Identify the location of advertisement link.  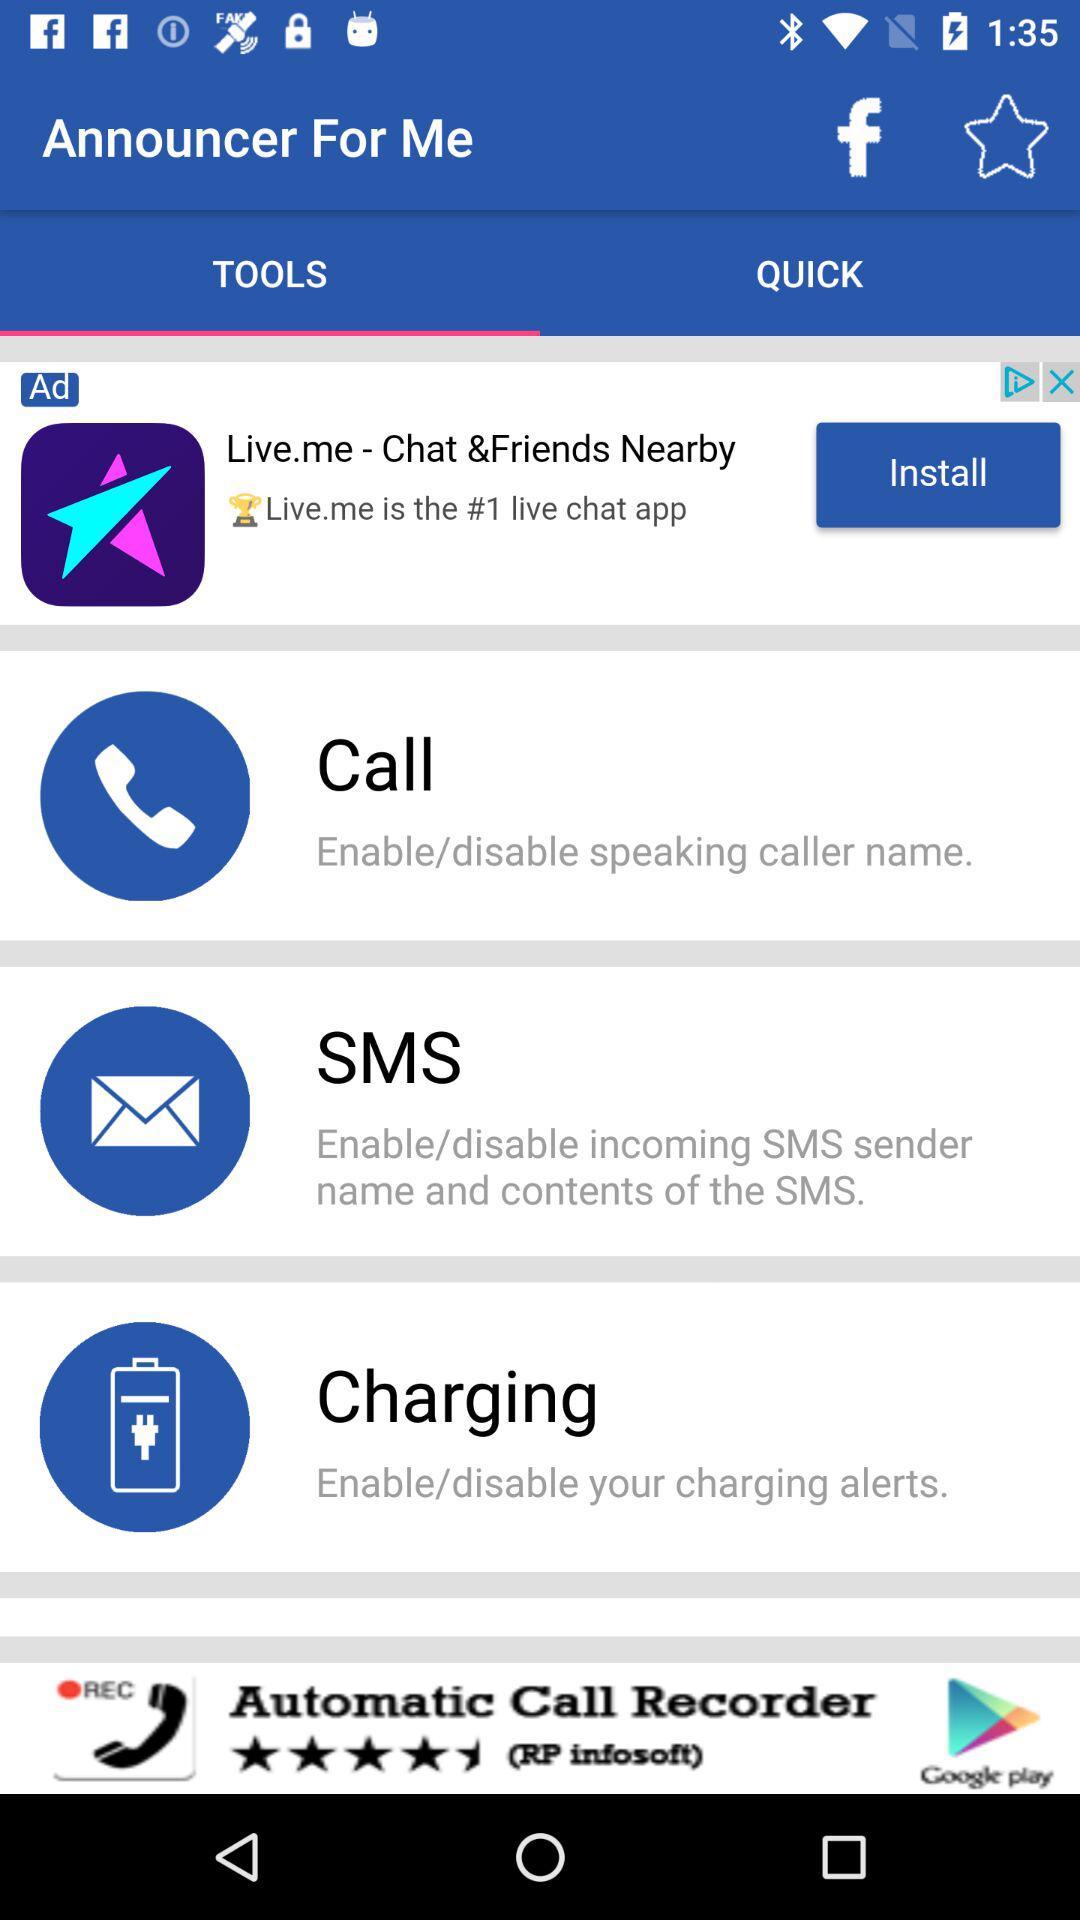
(540, 493).